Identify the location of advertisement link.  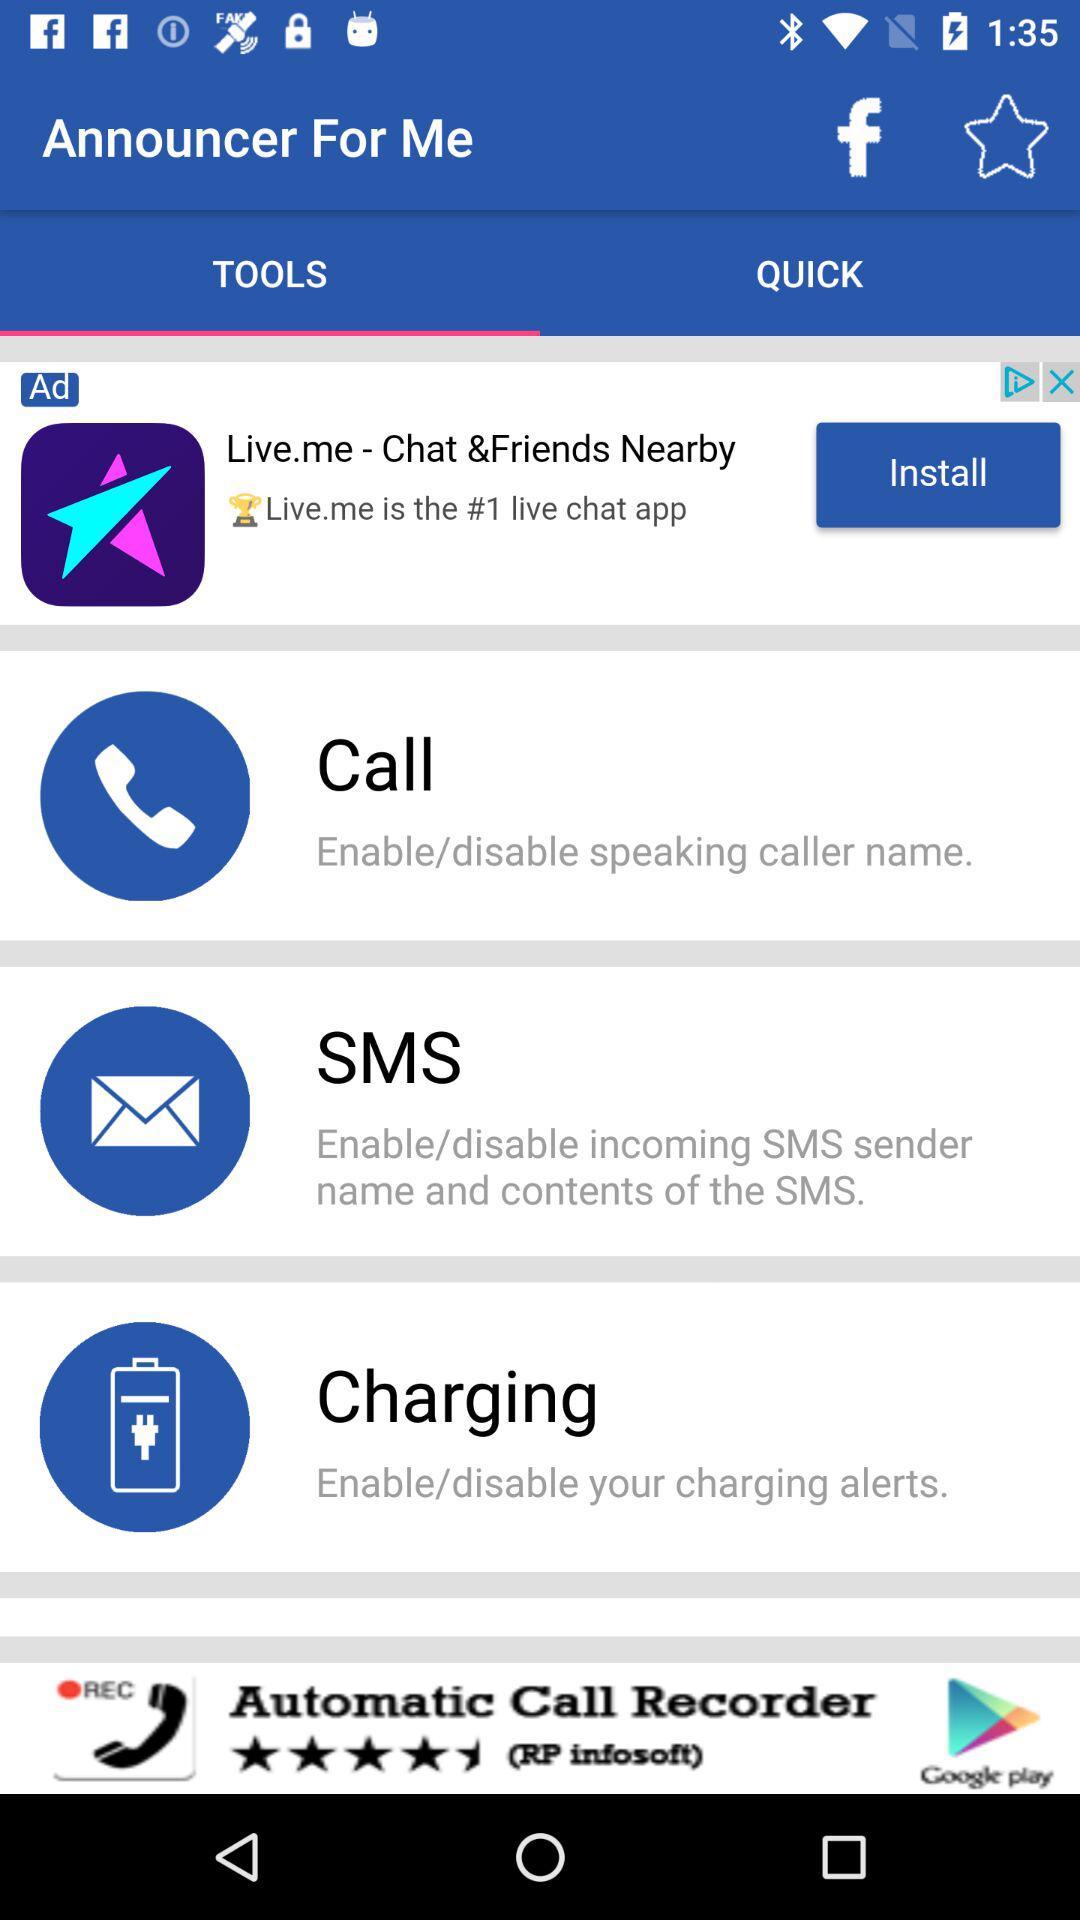
(540, 493).